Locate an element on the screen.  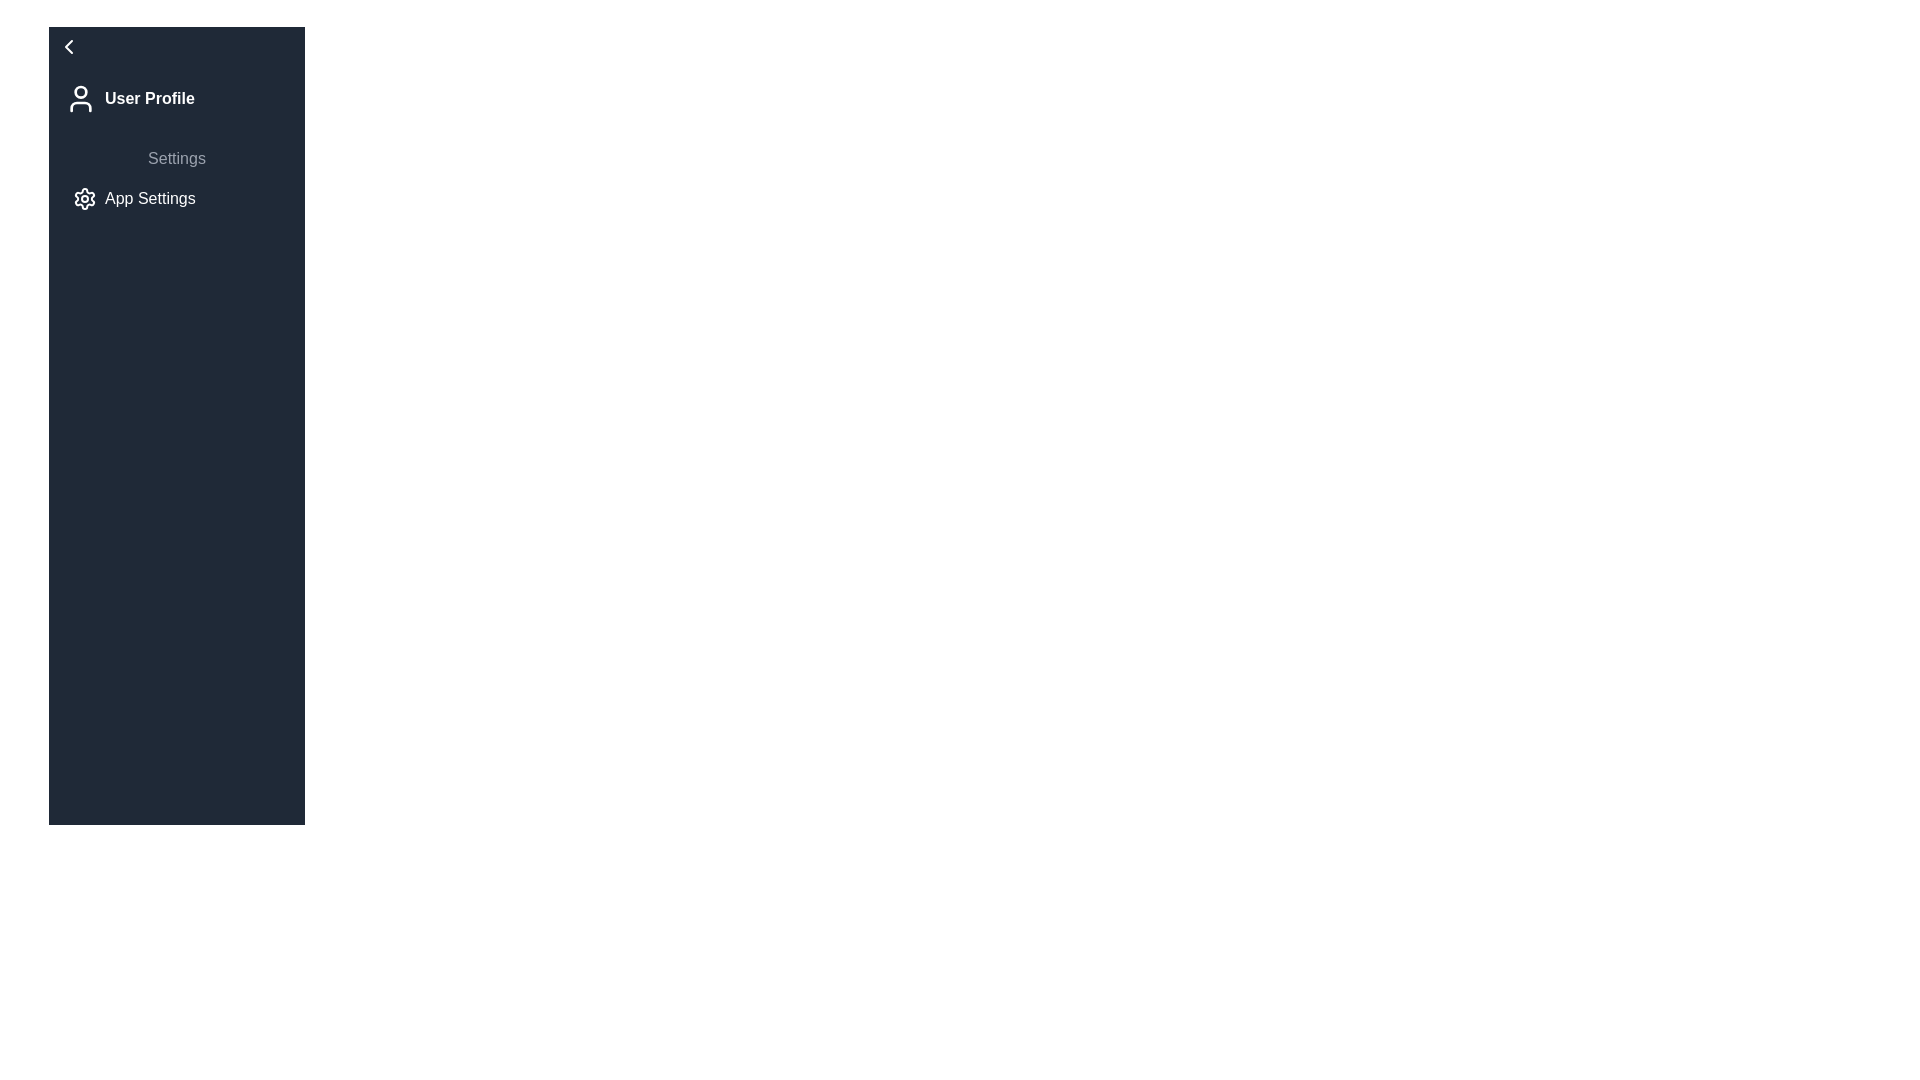
the leftward-pointing chevron icon button at the top of the vertical menu is located at coordinates (68, 45).